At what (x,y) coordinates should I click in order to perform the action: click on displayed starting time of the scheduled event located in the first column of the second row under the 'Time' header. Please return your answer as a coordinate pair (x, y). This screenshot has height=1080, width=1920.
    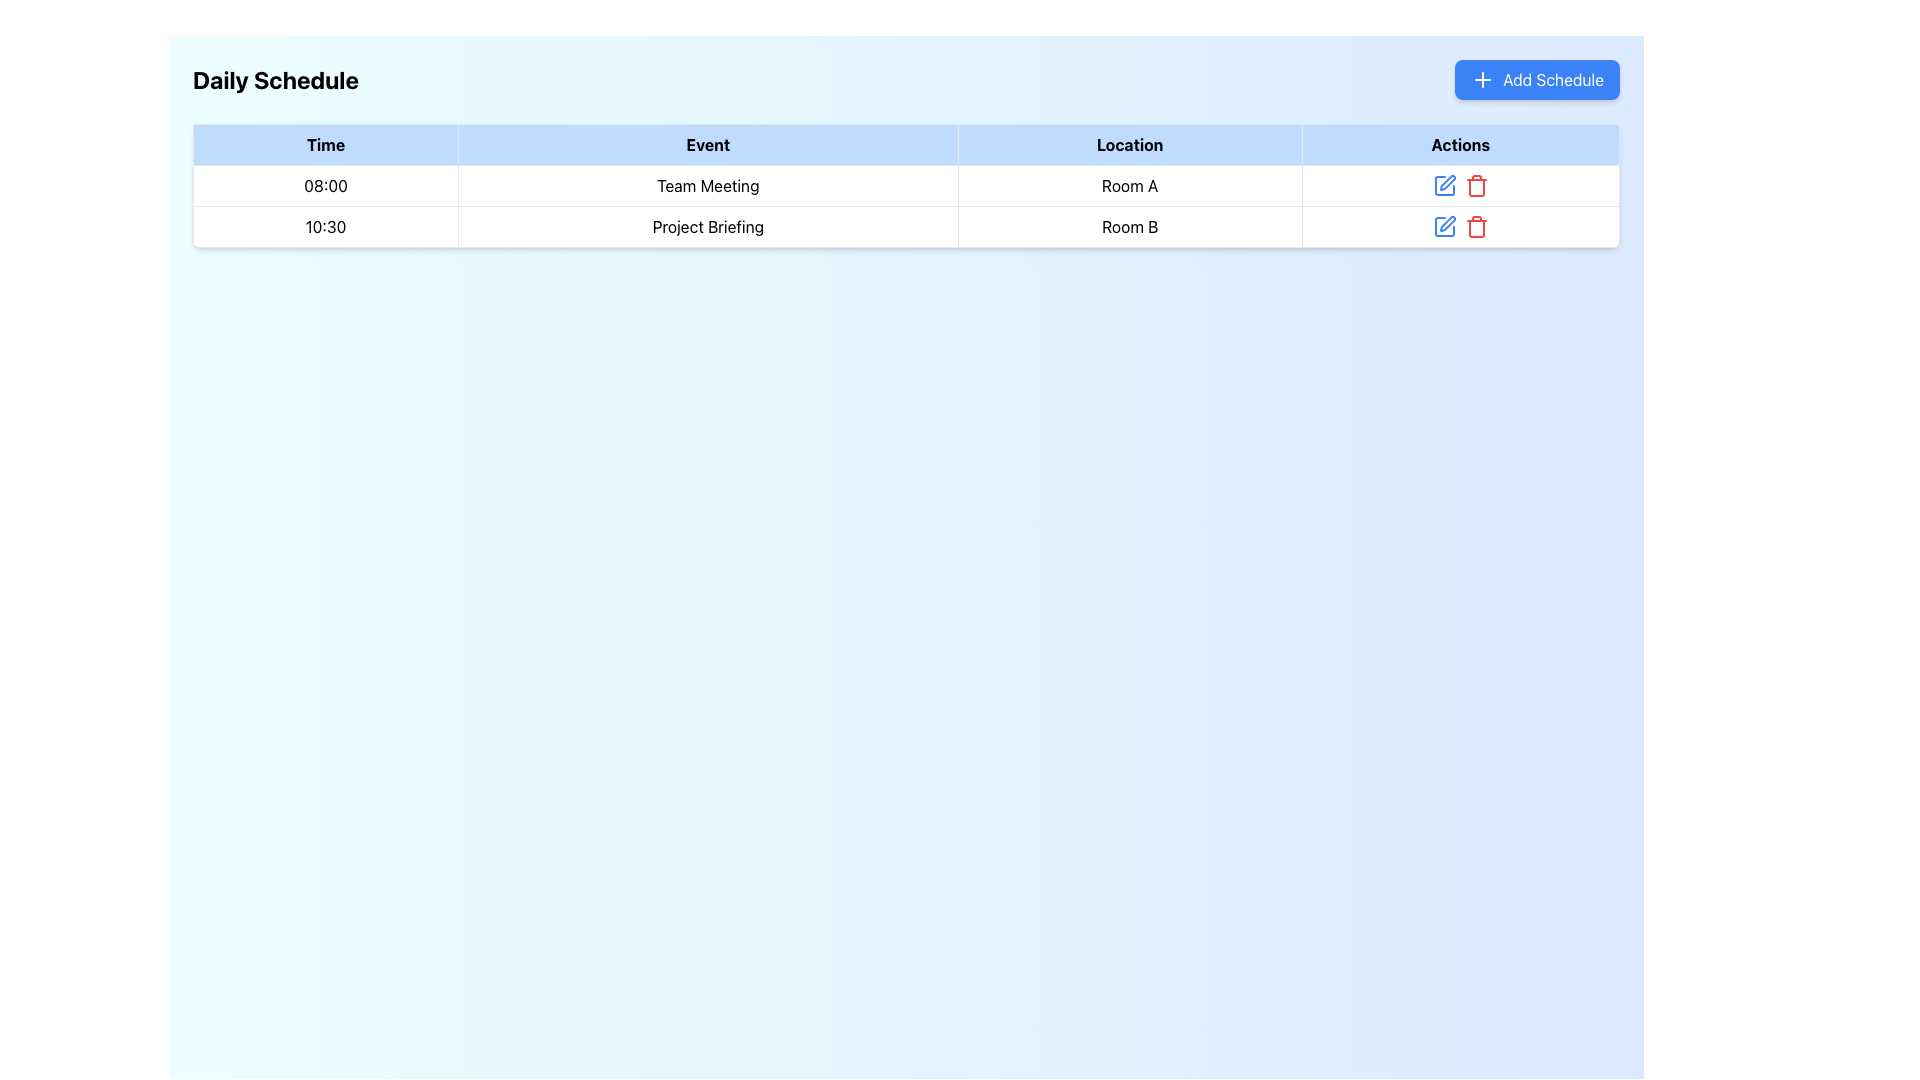
    Looking at the image, I should click on (326, 226).